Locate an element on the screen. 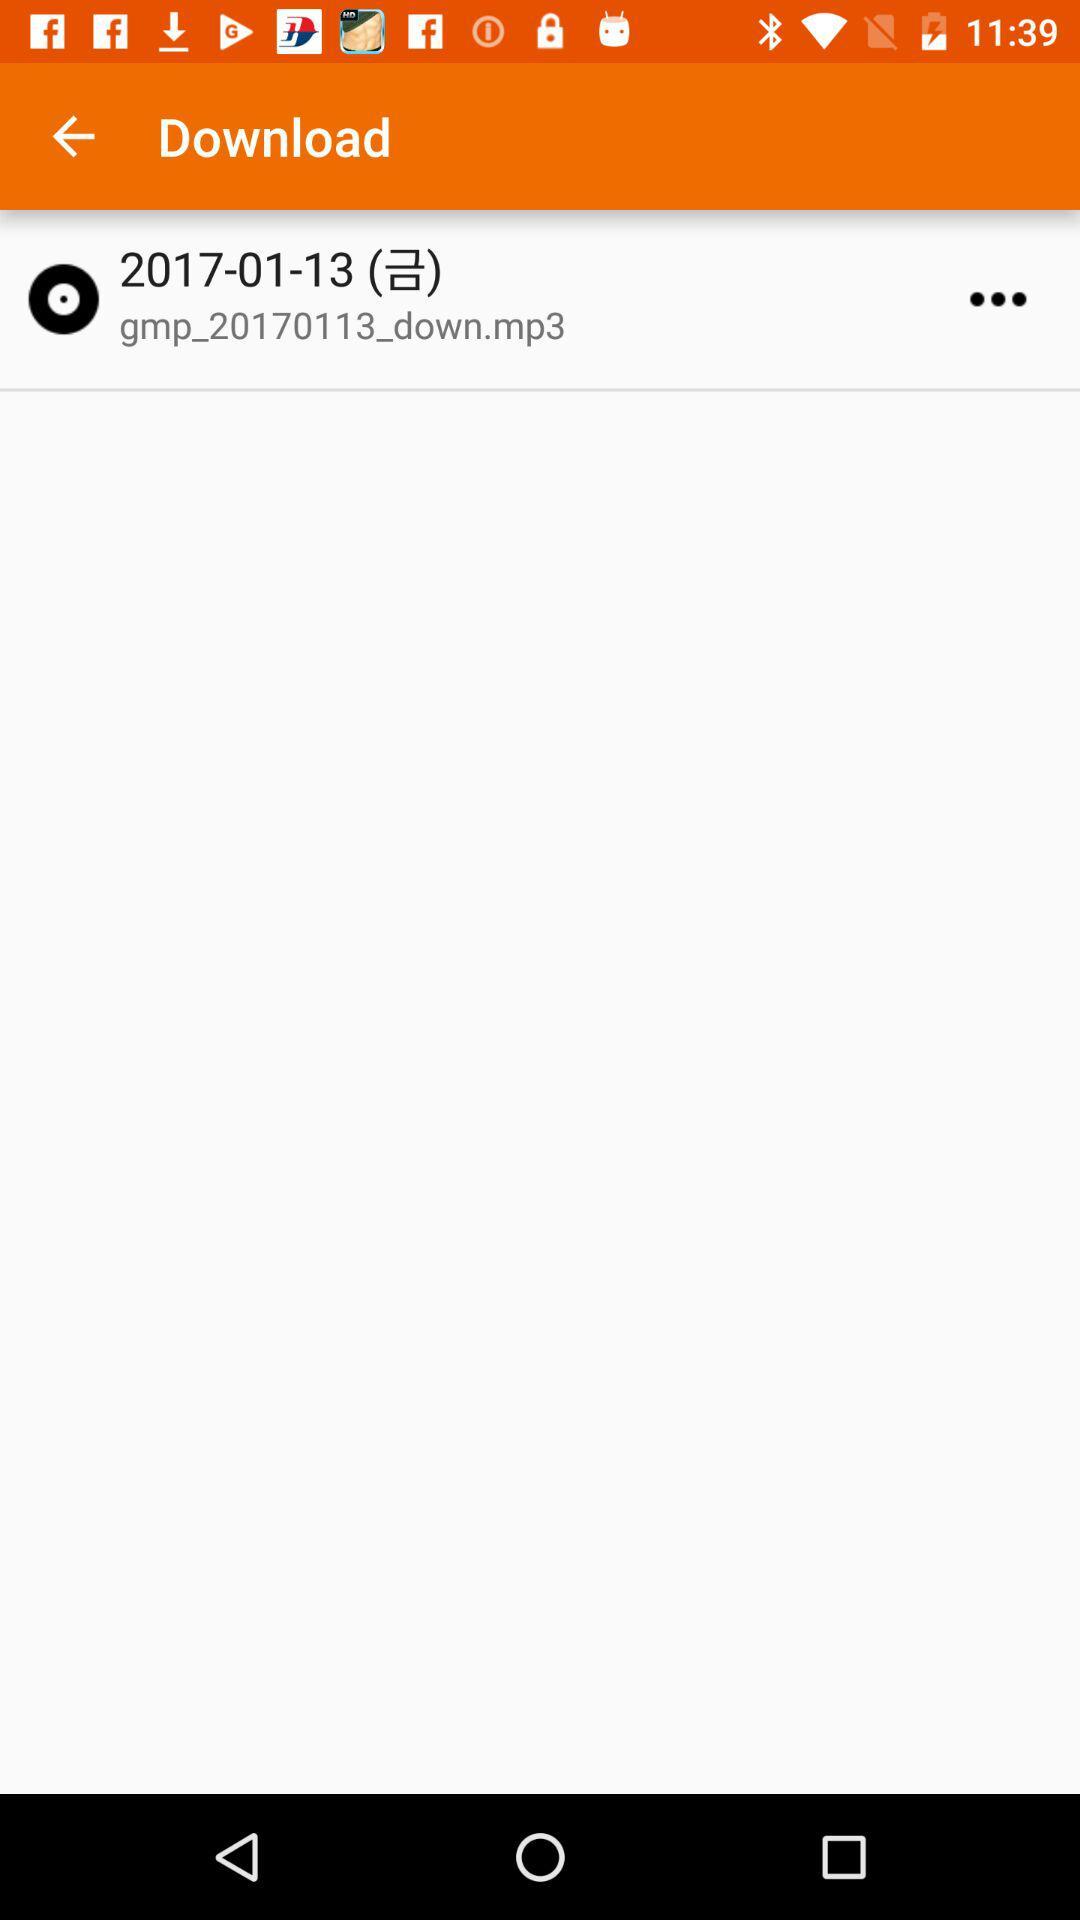  the icon at the top right corner is located at coordinates (998, 298).